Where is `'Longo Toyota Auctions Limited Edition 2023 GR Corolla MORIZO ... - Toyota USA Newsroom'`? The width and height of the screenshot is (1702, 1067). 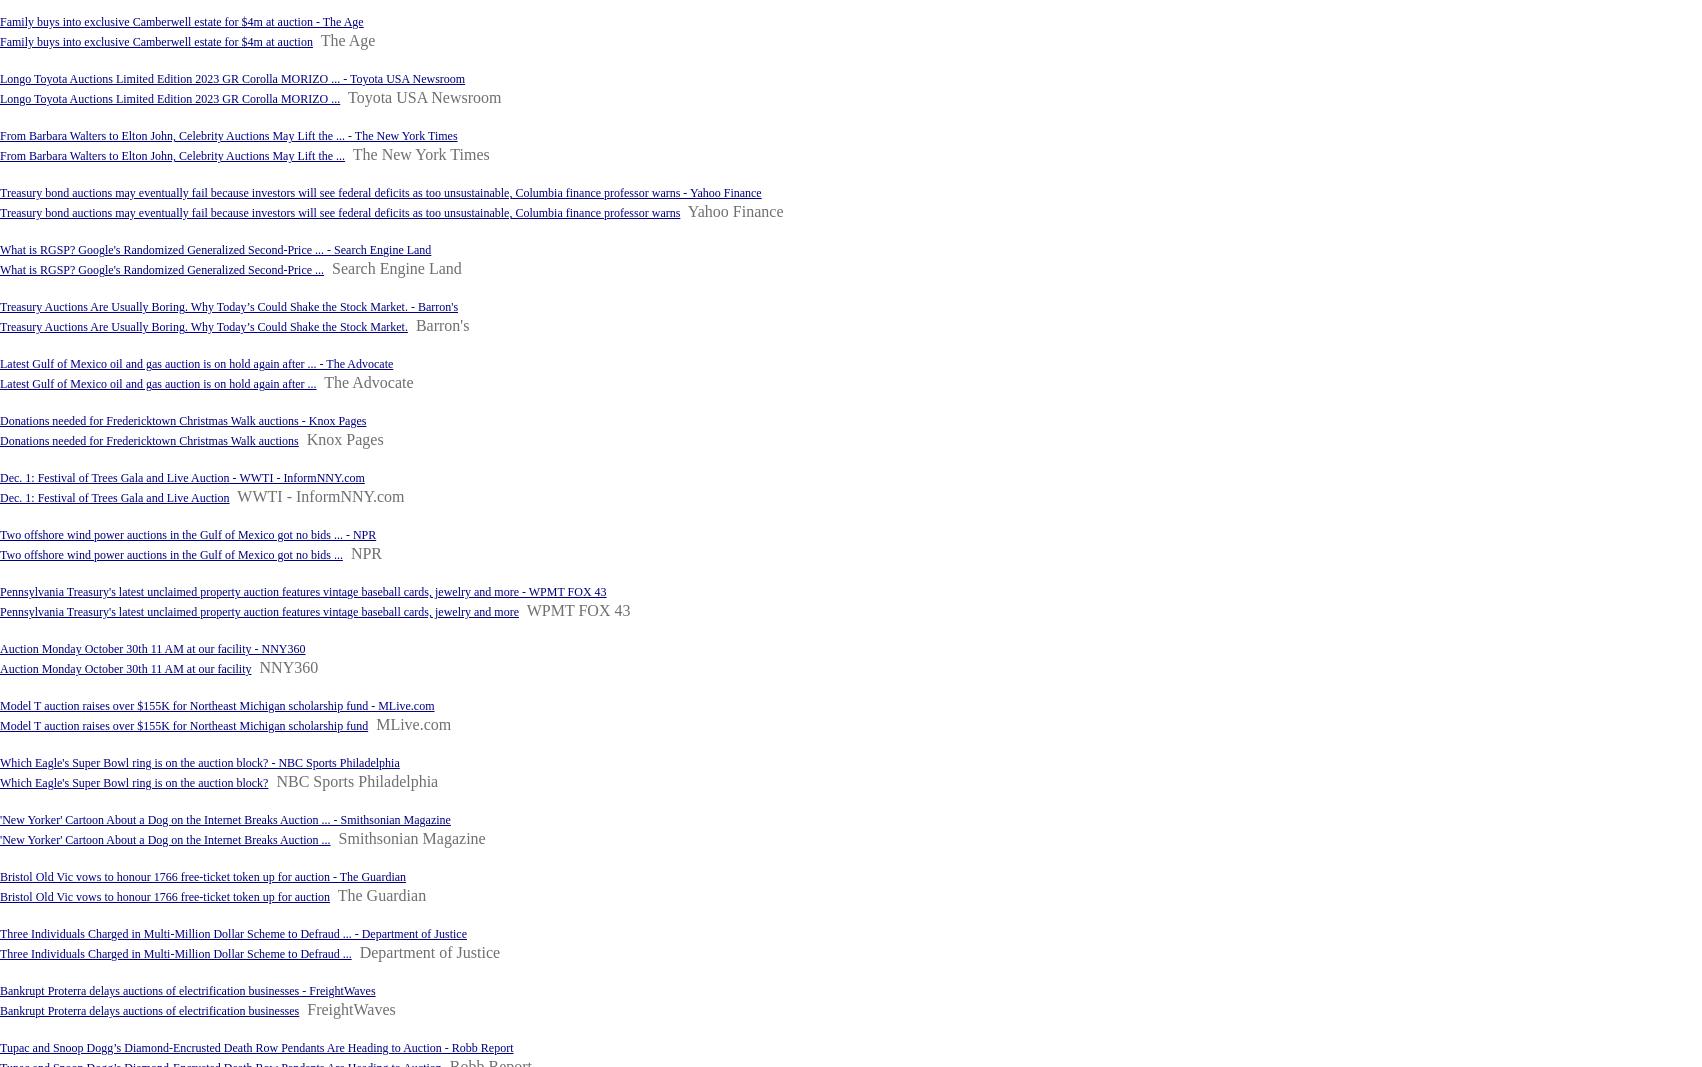 'Longo Toyota Auctions Limited Edition 2023 GR Corolla MORIZO ... - Toyota USA Newsroom' is located at coordinates (231, 77).